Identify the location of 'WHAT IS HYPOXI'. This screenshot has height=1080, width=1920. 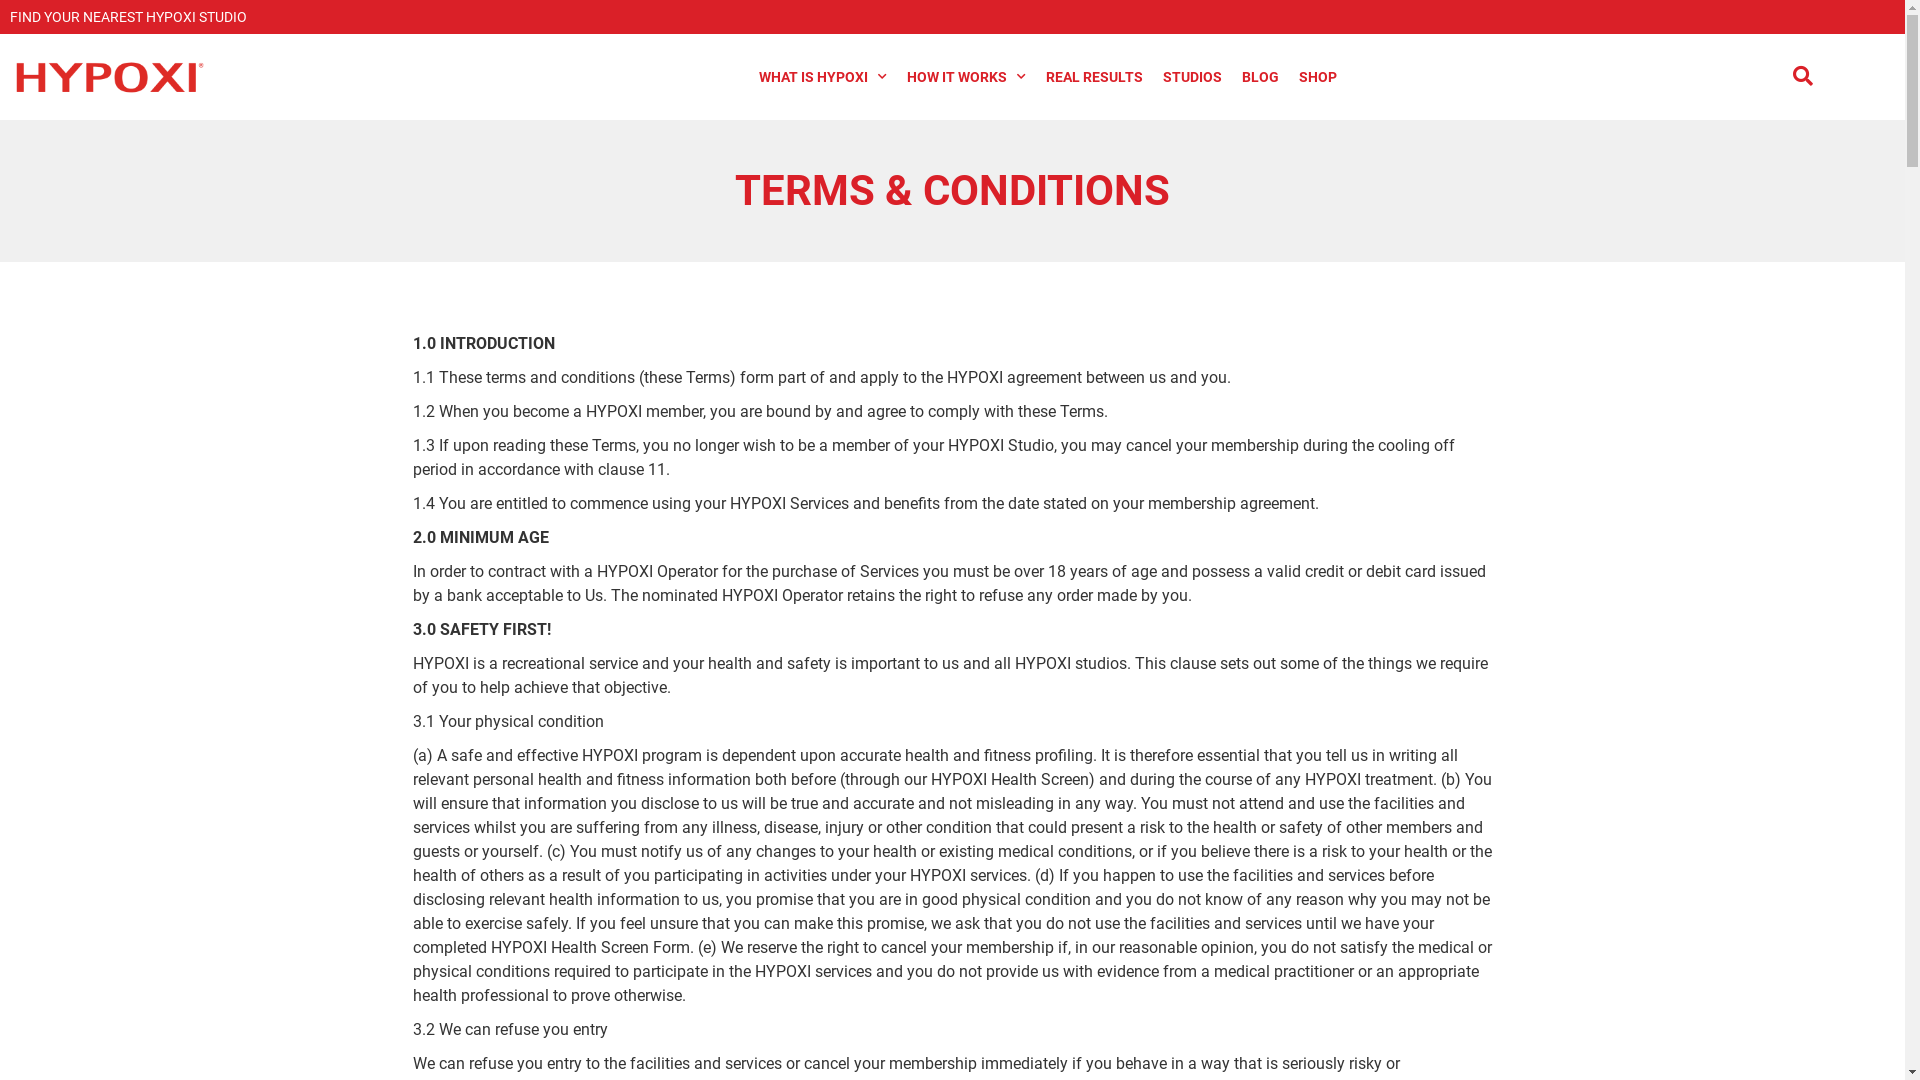
(822, 76).